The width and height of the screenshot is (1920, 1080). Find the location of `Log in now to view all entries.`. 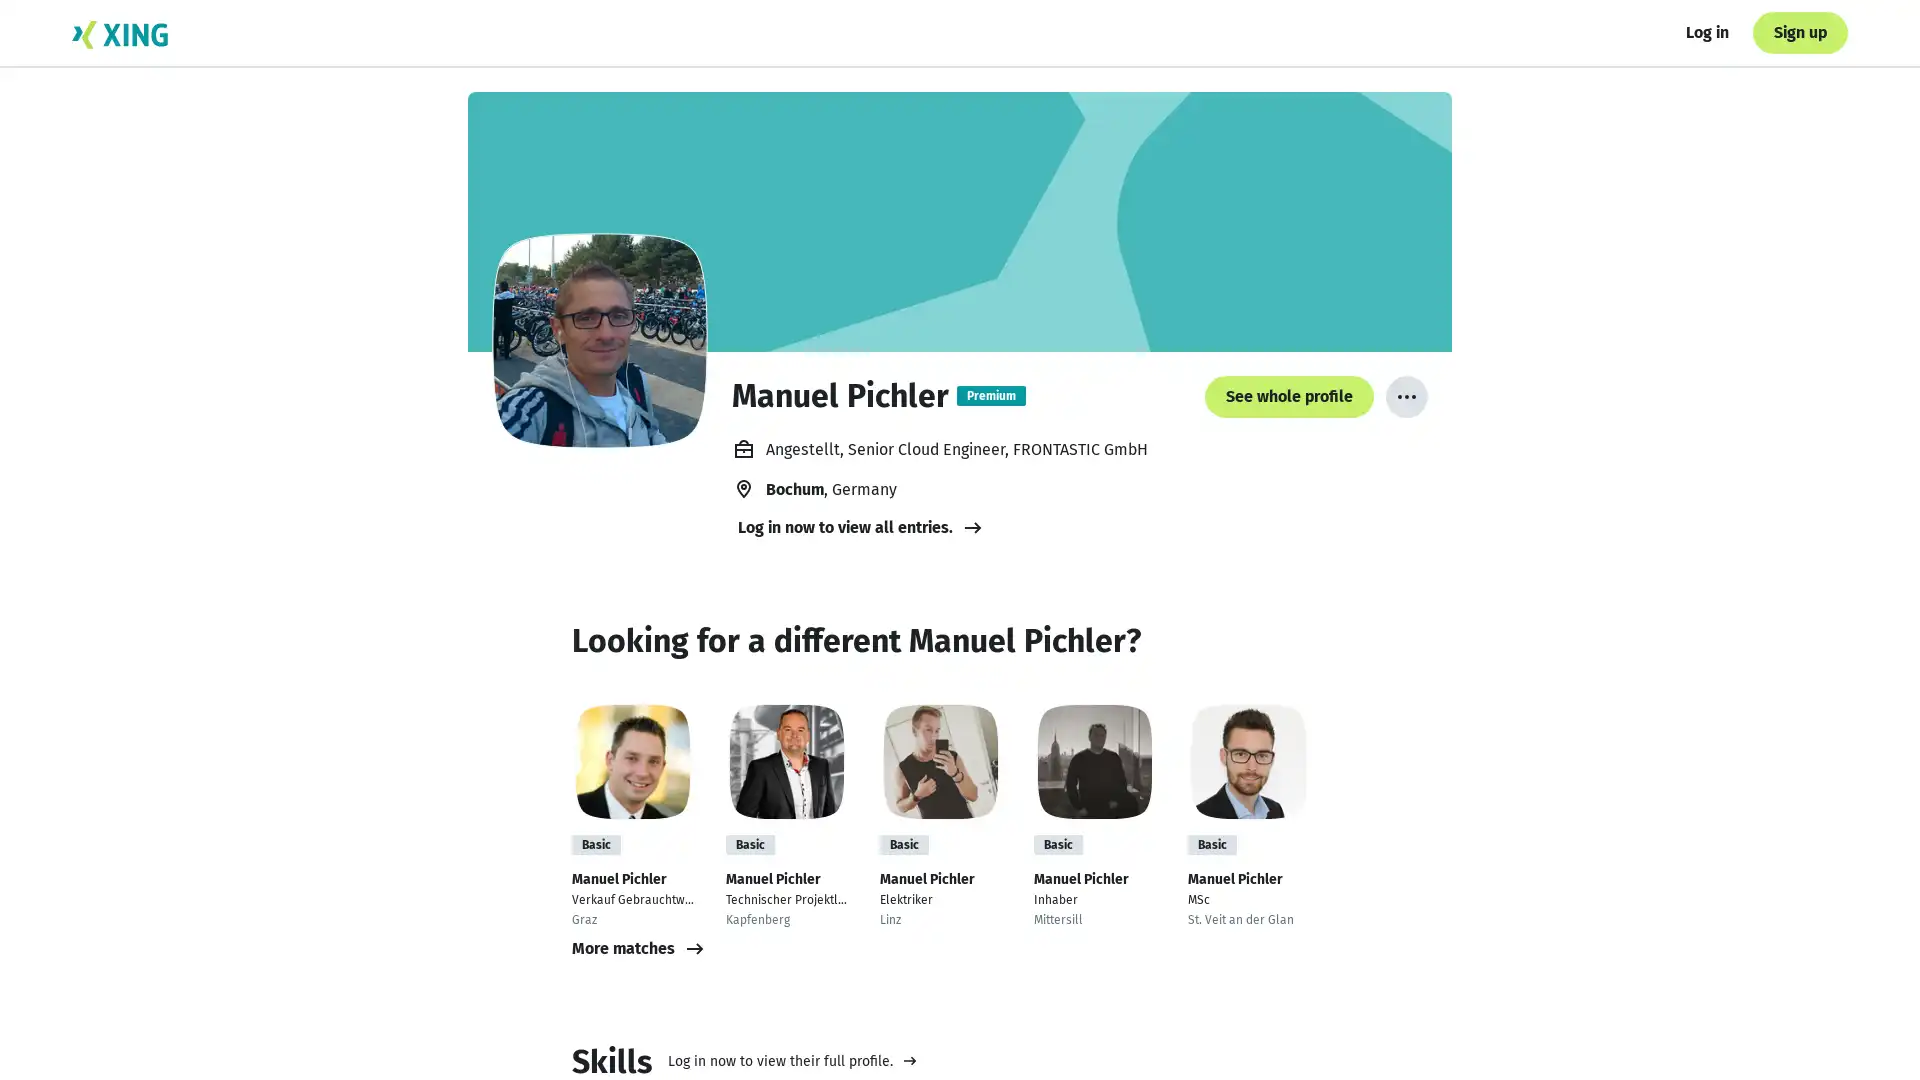

Log in now to view all entries. is located at coordinates (861, 527).